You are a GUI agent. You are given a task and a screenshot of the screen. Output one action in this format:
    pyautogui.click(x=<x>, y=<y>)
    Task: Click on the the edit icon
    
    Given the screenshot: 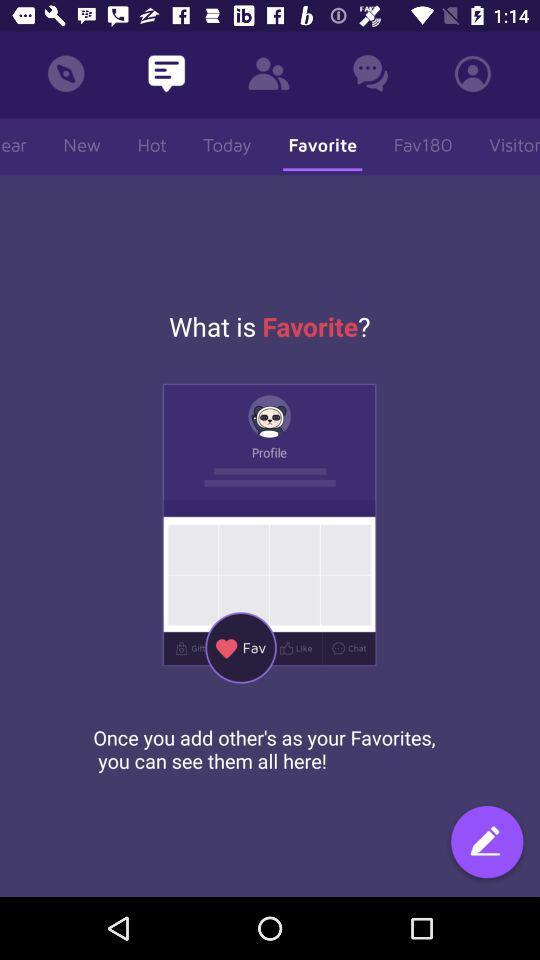 What is the action you would take?
    pyautogui.click(x=486, y=843)
    